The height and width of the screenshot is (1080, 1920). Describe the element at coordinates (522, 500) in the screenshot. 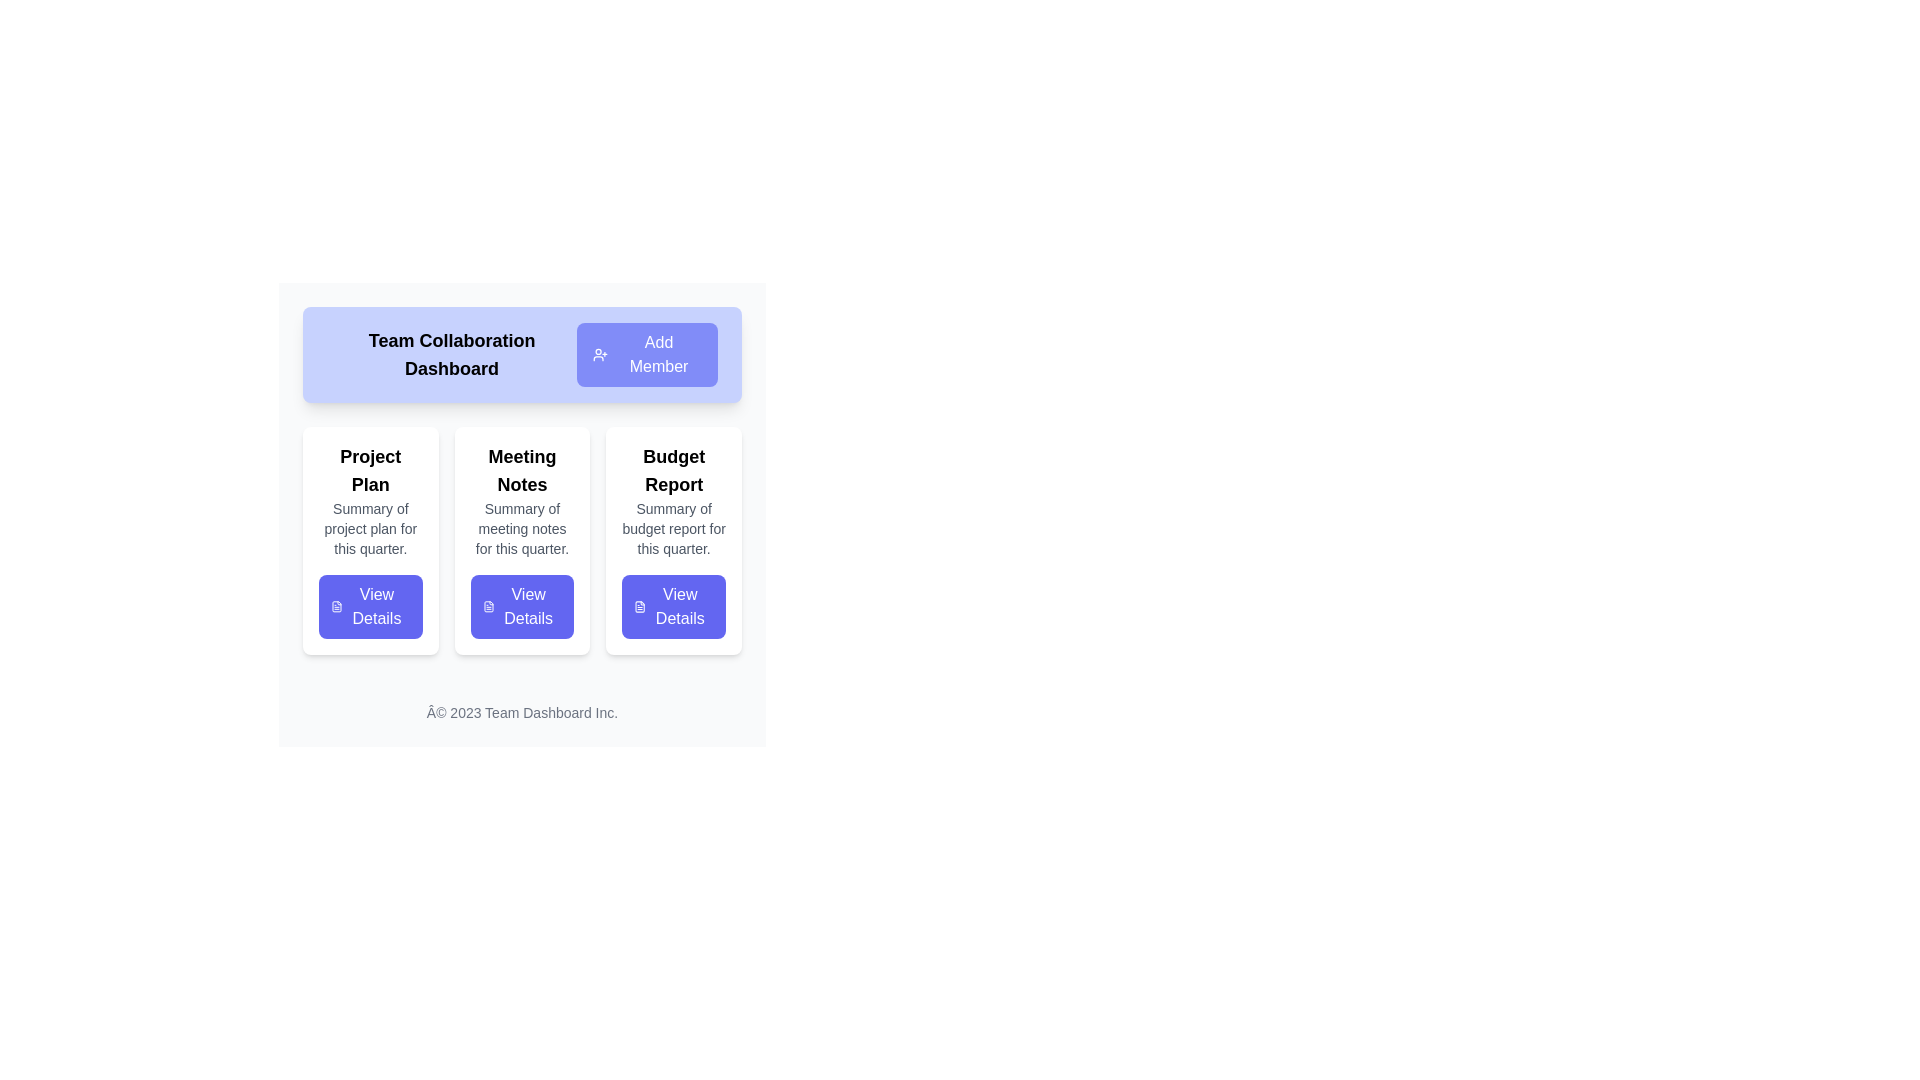

I see `the Text Content Block displaying 'Meeting Notes' and 'Summary of meeting notes for this quarter.'` at that location.